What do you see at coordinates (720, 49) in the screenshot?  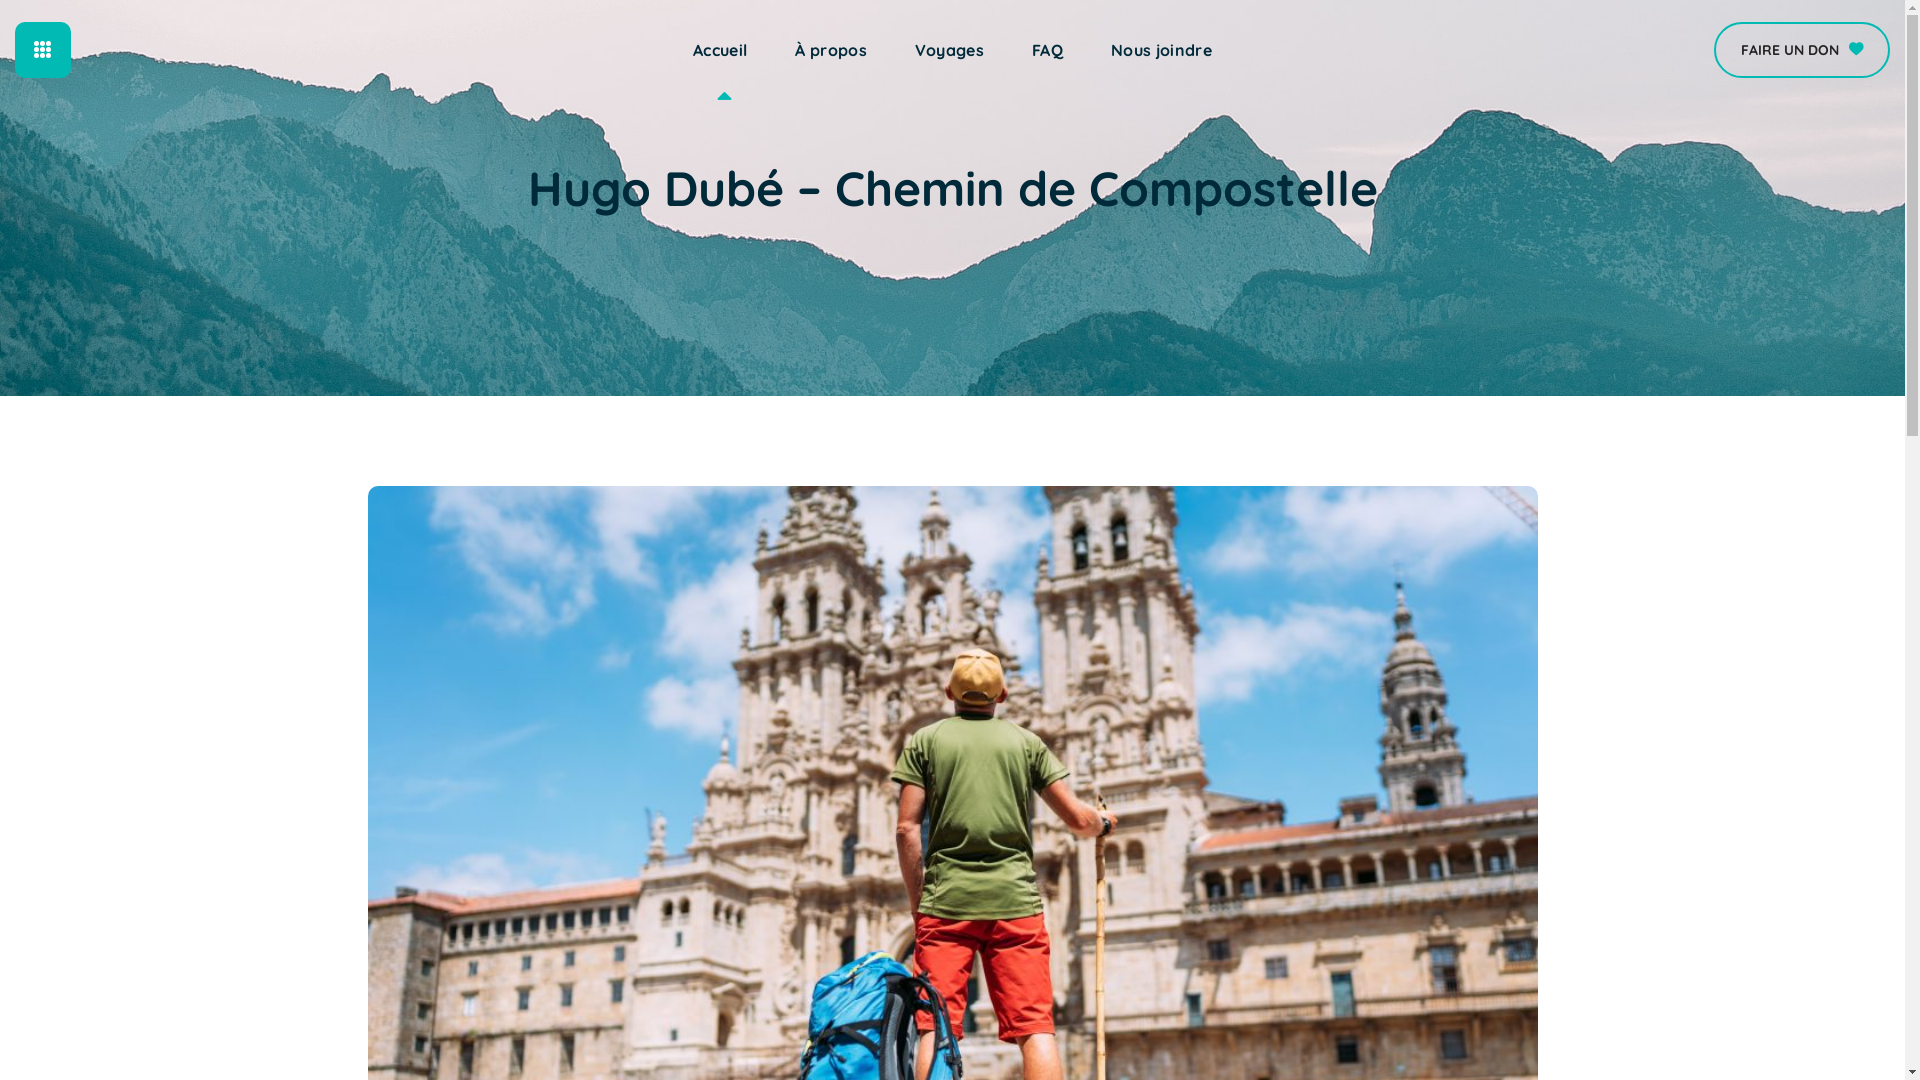 I see `'Accueil'` at bounding box center [720, 49].